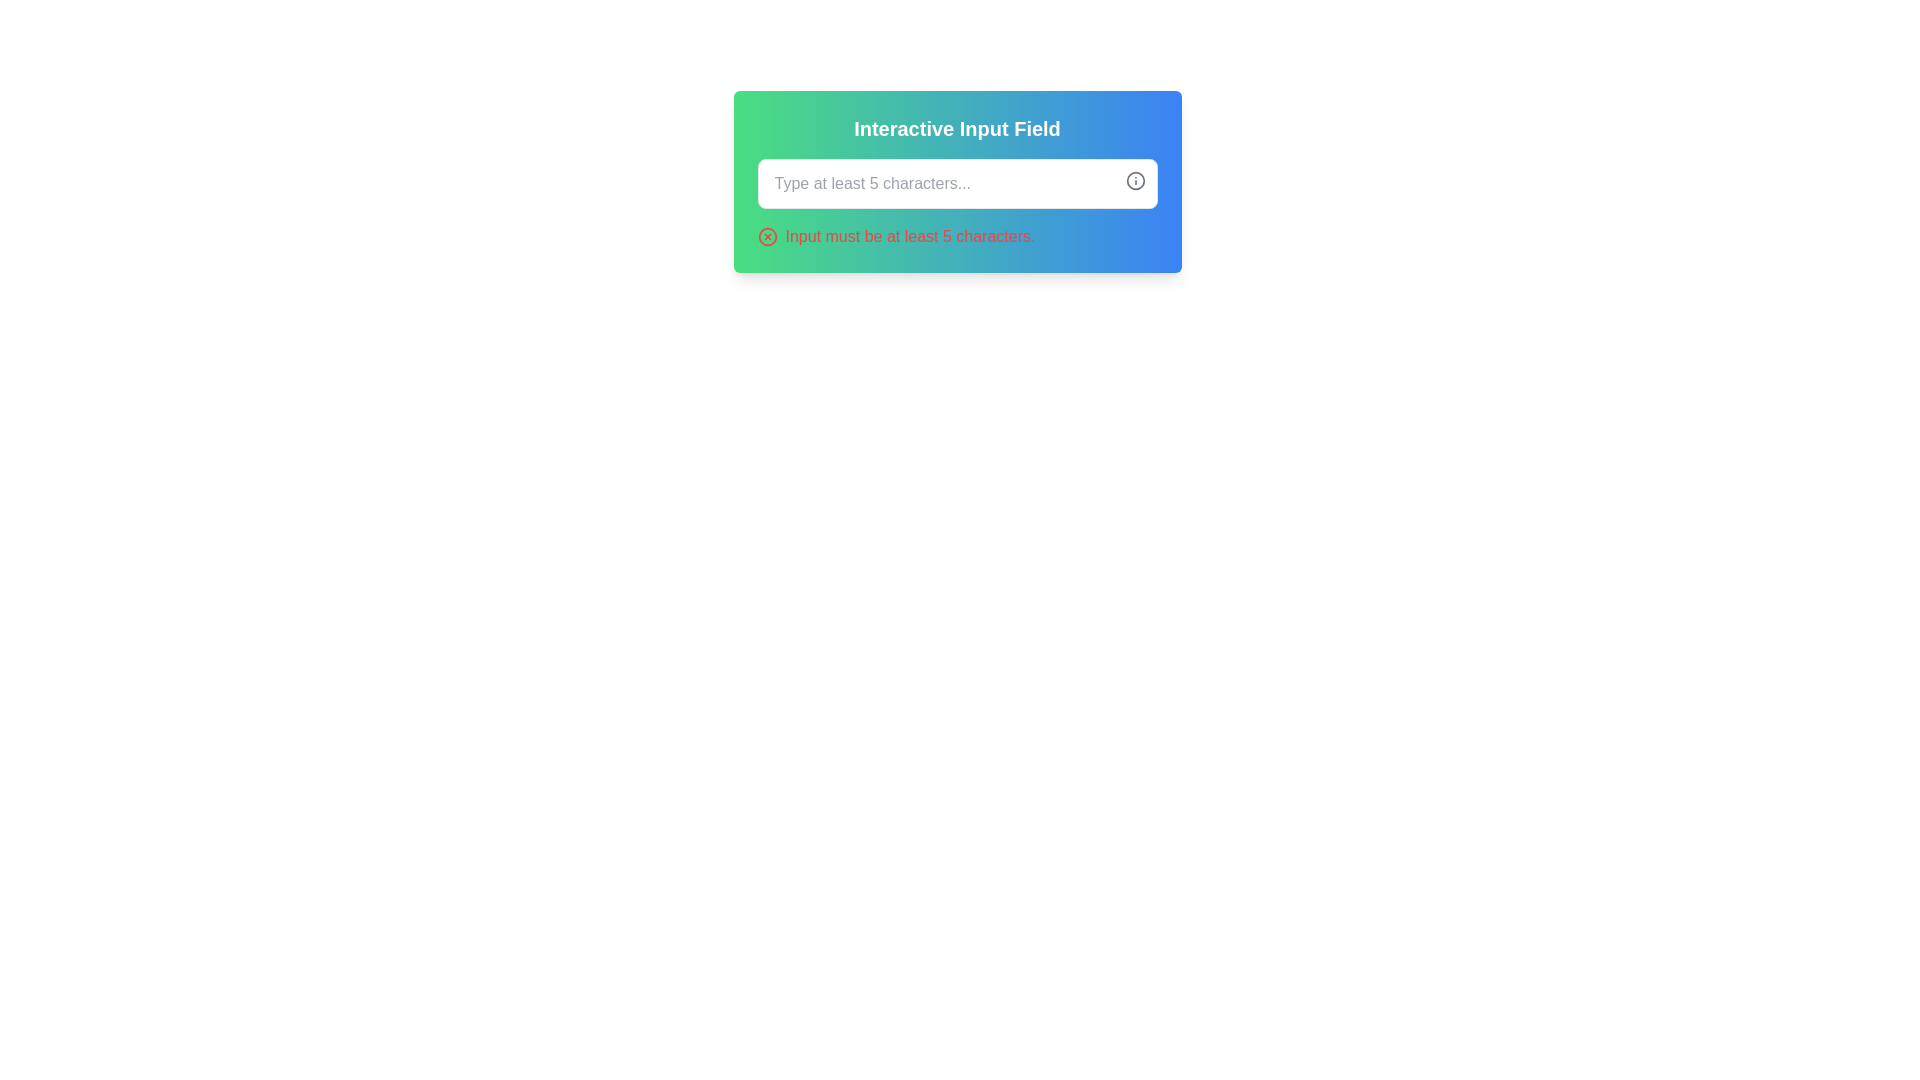 This screenshot has height=1080, width=1920. I want to click on the circular outline of the icon located to the right of the text input field within the interface, so click(1135, 181).